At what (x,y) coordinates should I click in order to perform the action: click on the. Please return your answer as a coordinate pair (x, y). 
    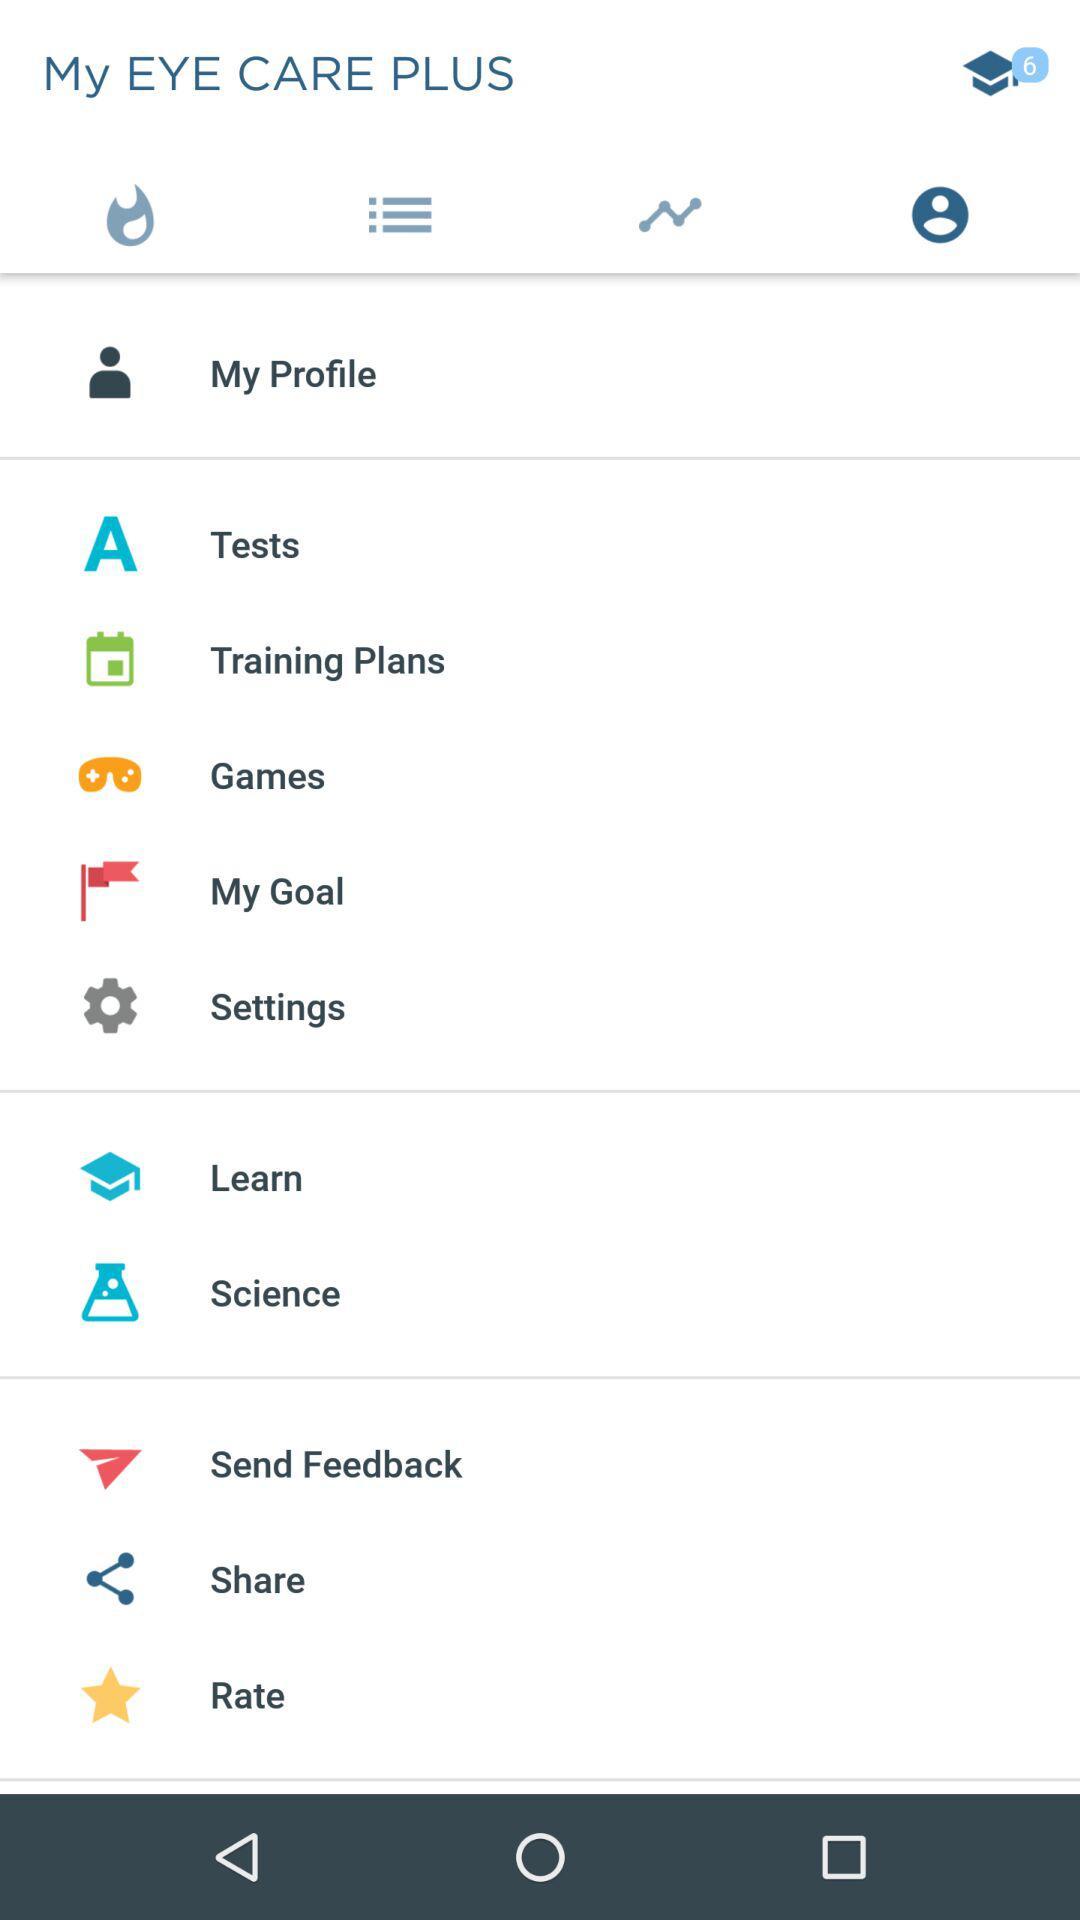
    Looking at the image, I should click on (675, 210).